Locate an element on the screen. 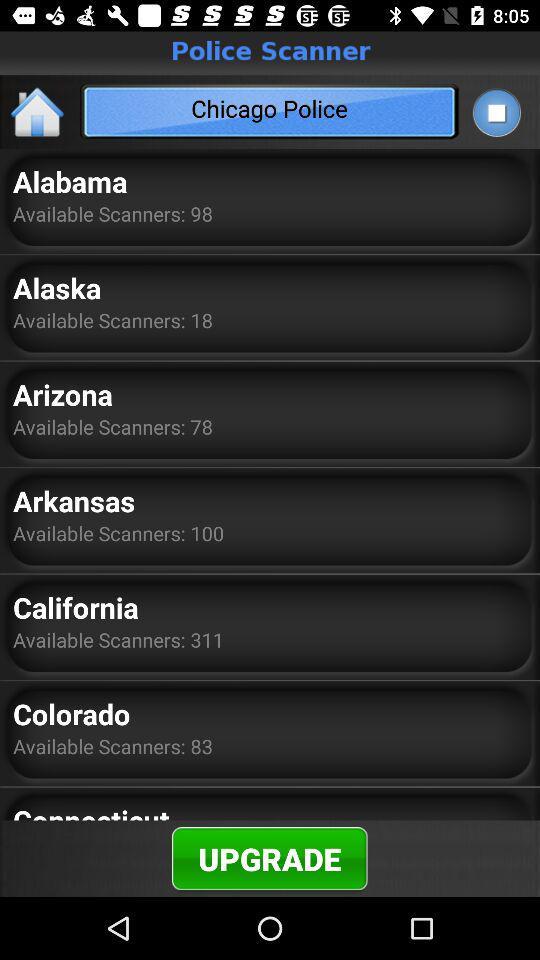 The height and width of the screenshot is (960, 540). the california icon is located at coordinates (74, 606).